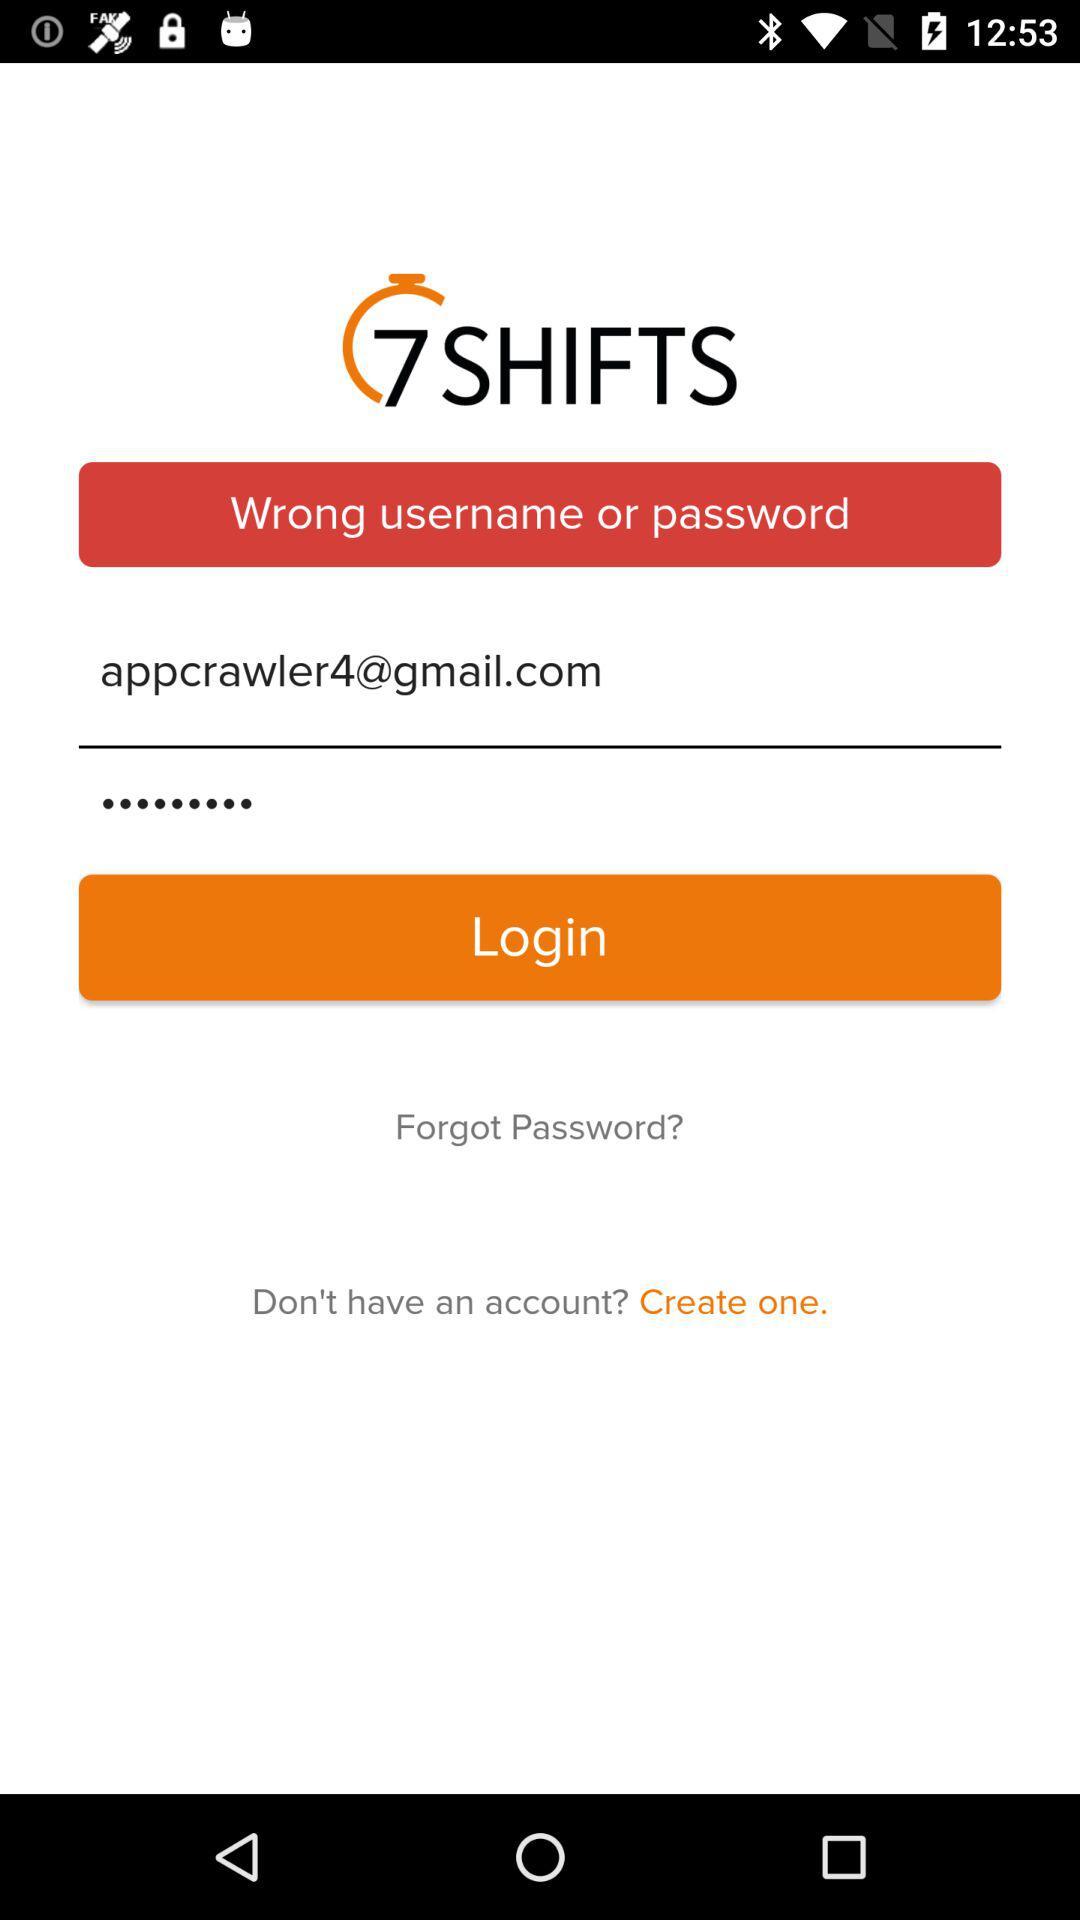 This screenshot has width=1080, height=1920. What do you see at coordinates (540, 801) in the screenshot?
I see `the crowd3116` at bounding box center [540, 801].